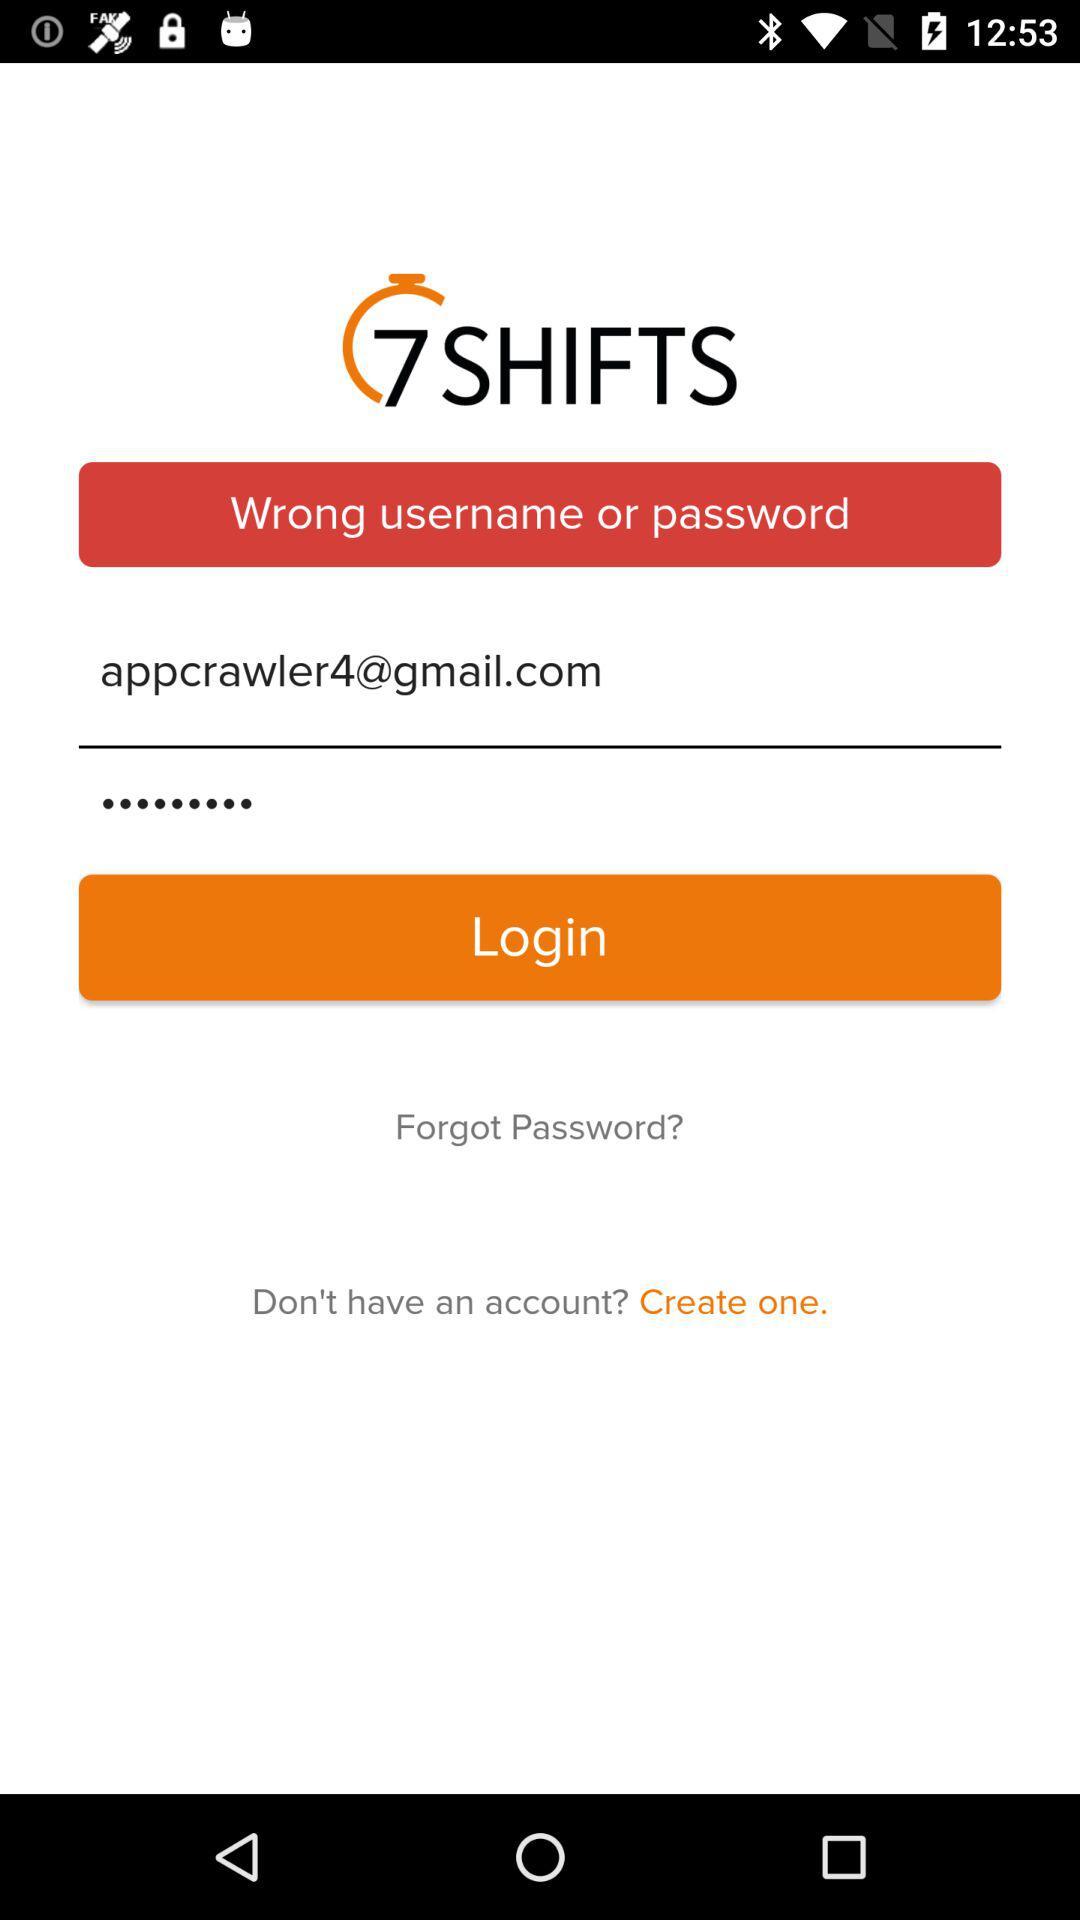 This screenshot has width=1080, height=1920. What do you see at coordinates (540, 801) in the screenshot?
I see `the crowd3116` at bounding box center [540, 801].